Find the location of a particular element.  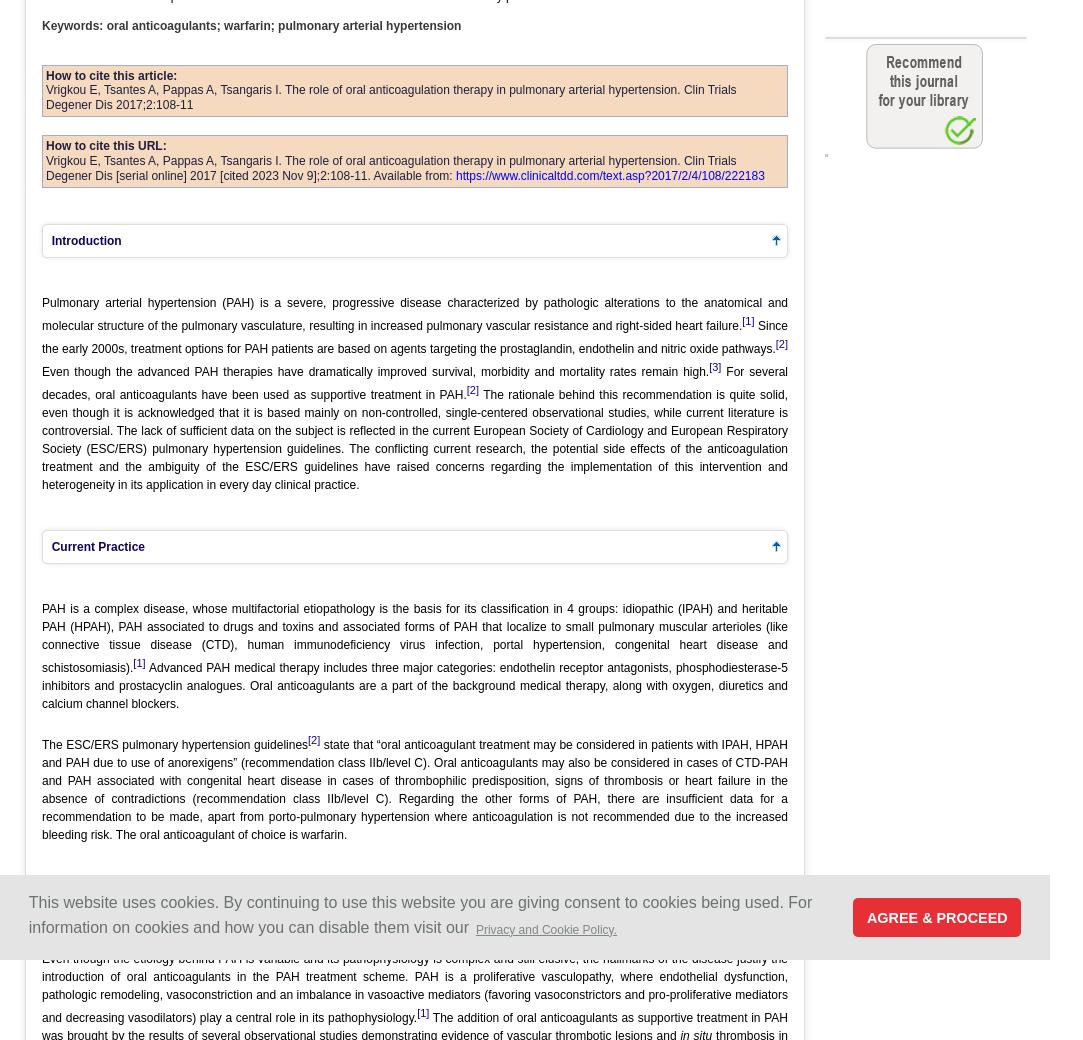

'Current Practice' is located at coordinates (93, 545).